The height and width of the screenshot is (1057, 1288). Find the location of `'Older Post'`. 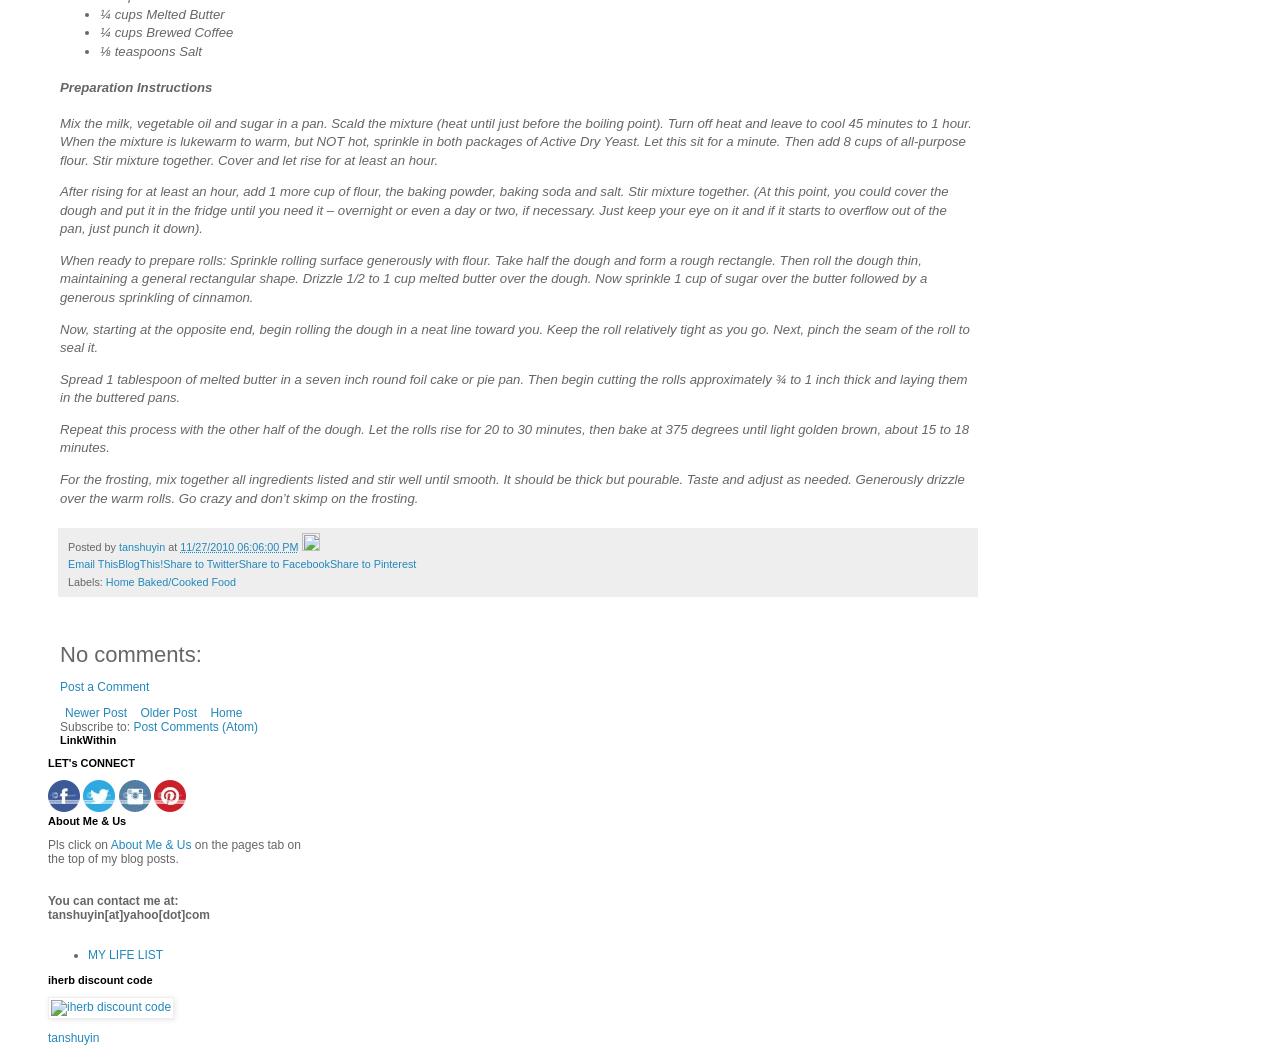

'Older Post' is located at coordinates (168, 710).